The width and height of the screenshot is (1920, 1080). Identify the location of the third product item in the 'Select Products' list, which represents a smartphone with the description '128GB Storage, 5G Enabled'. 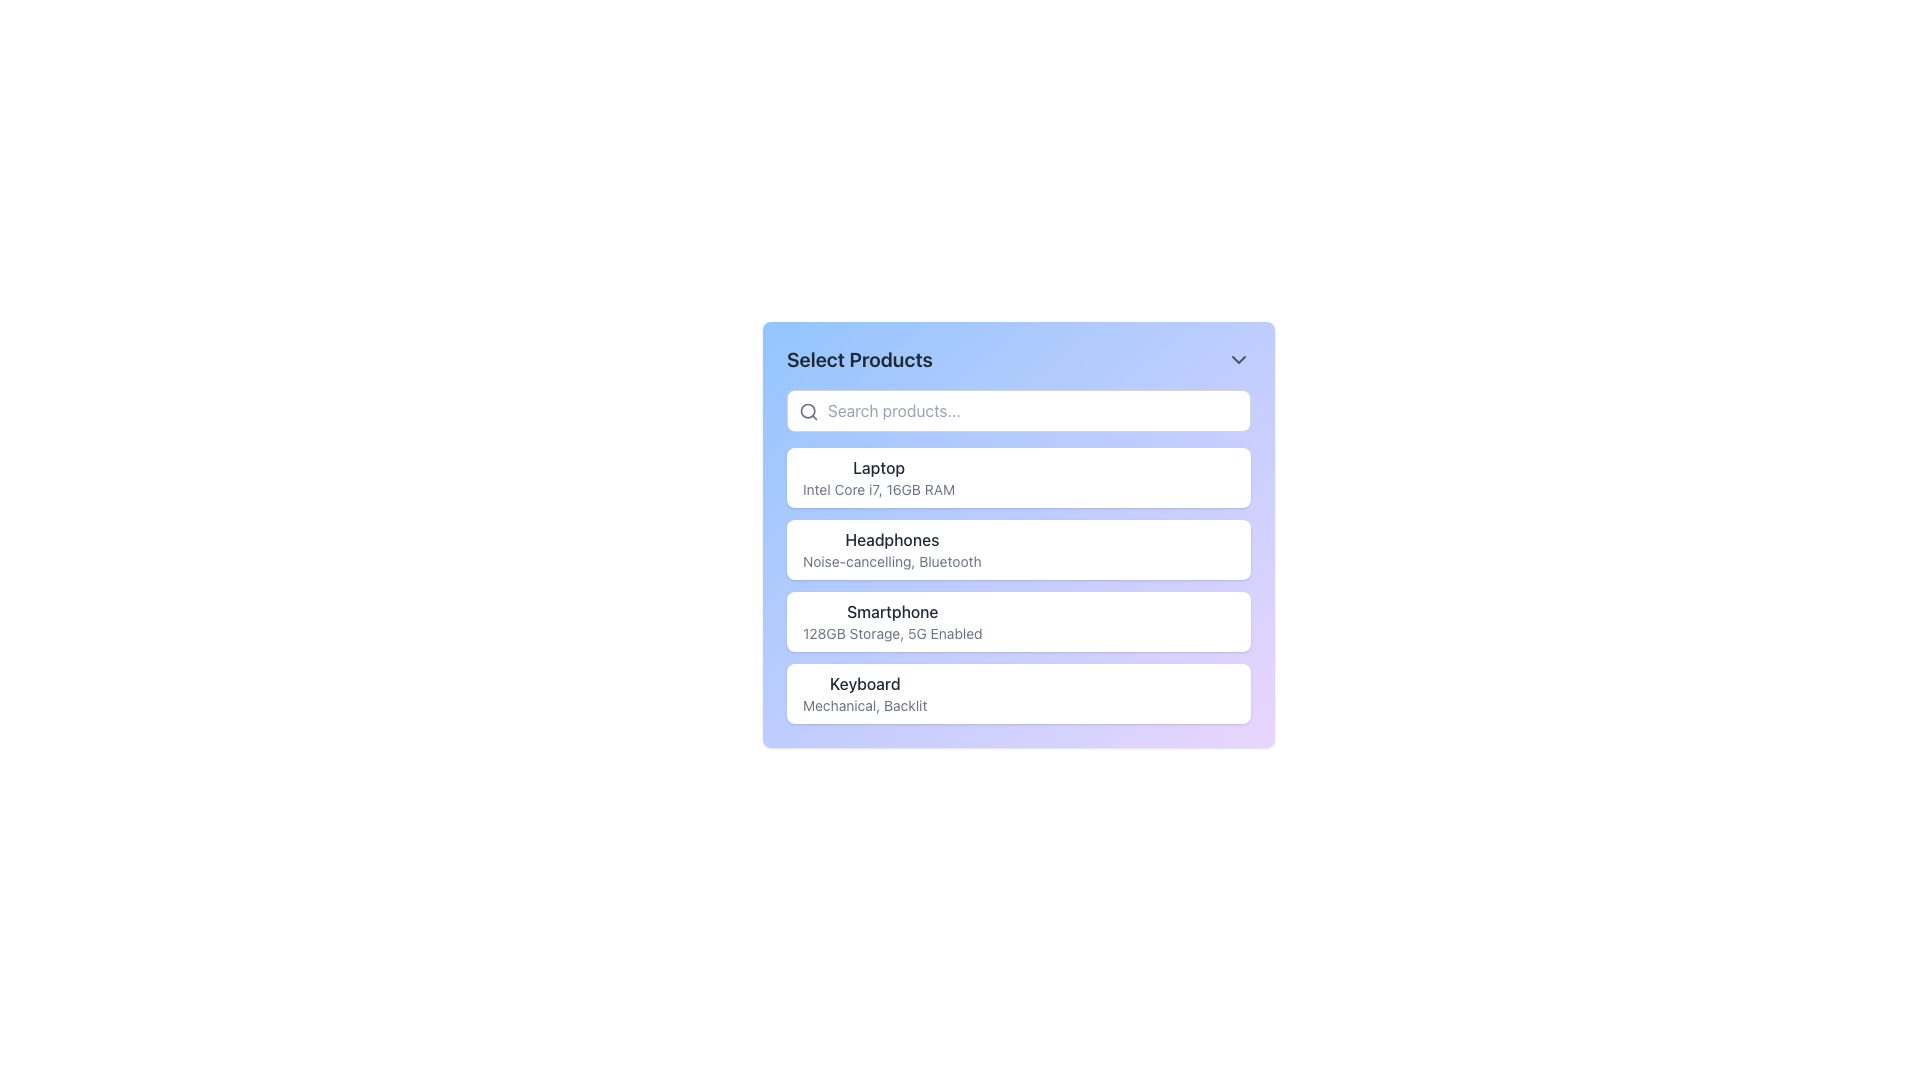
(1018, 585).